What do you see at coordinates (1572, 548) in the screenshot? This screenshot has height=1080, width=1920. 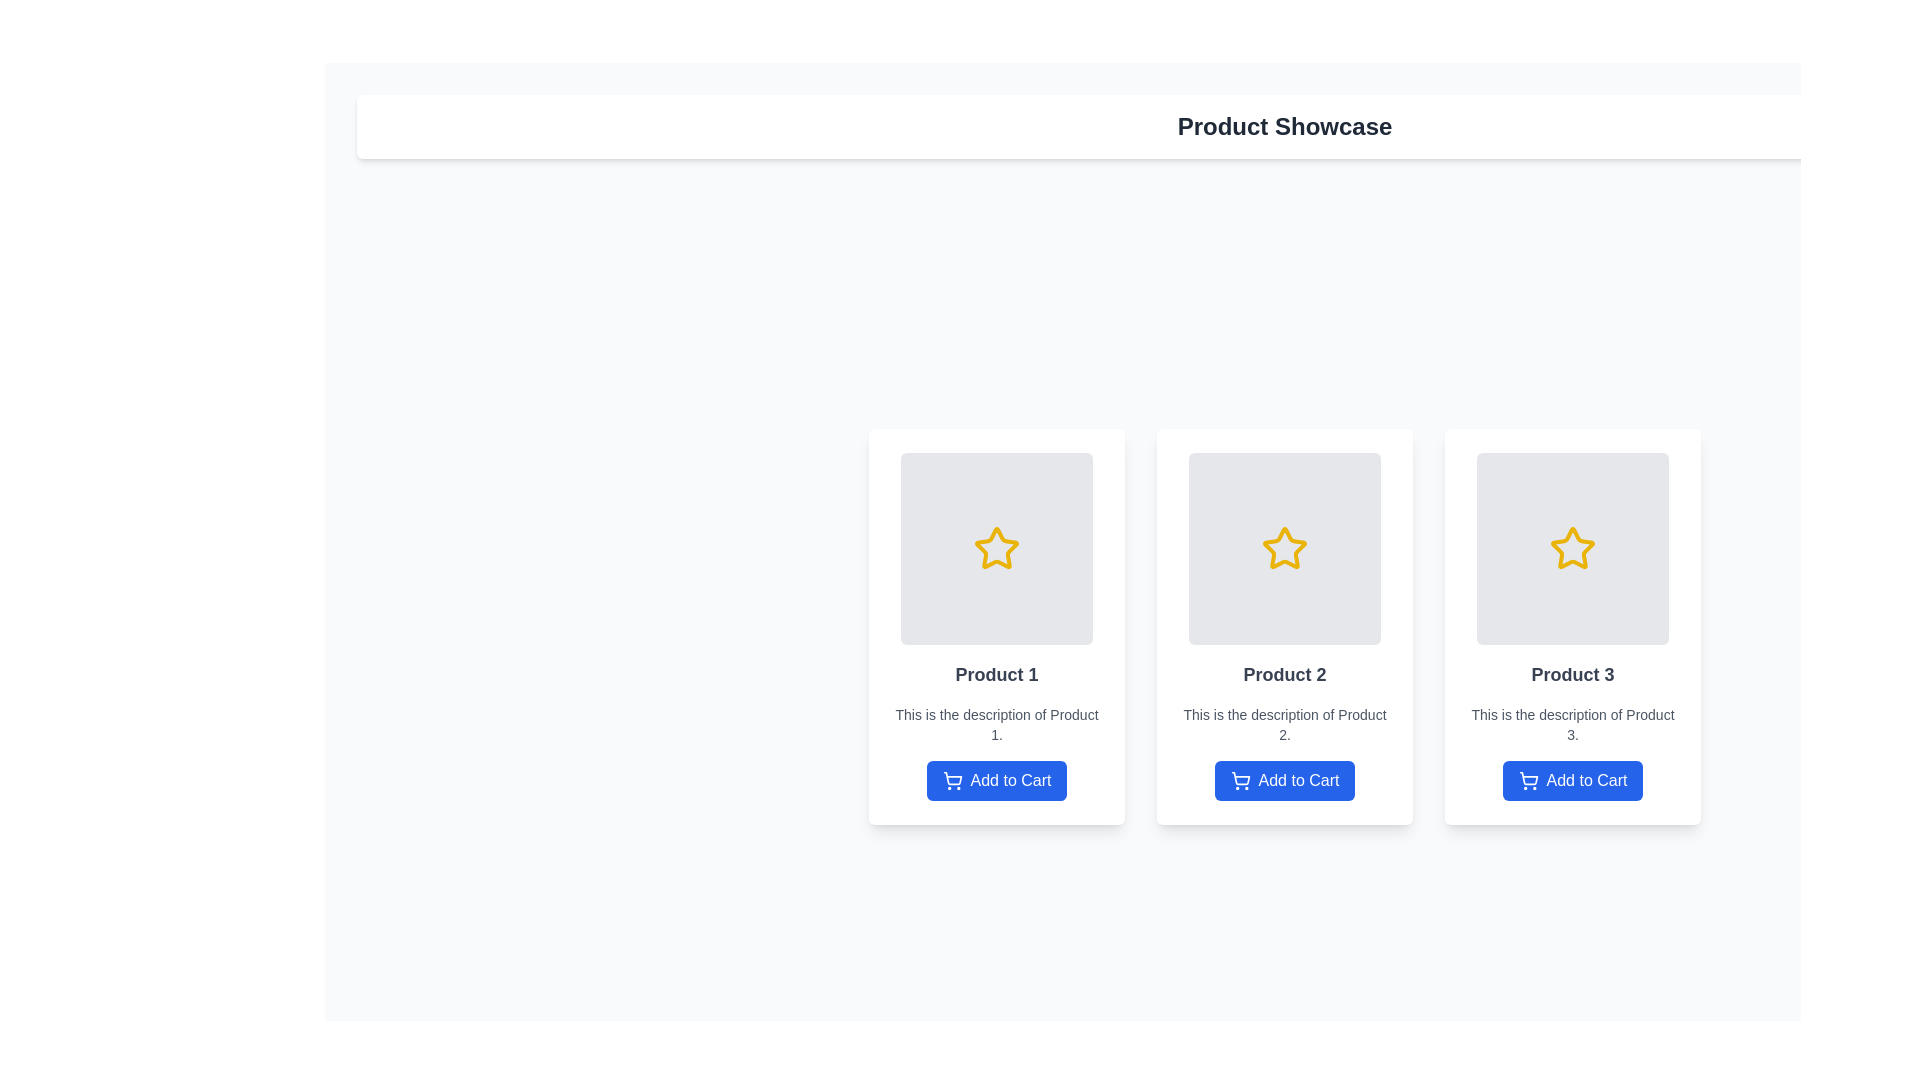 I see `the decorative icon located in the upper section of the 'Product 3' card, positioned within the gray square area above the title and description text` at bounding box center [1572, 548].